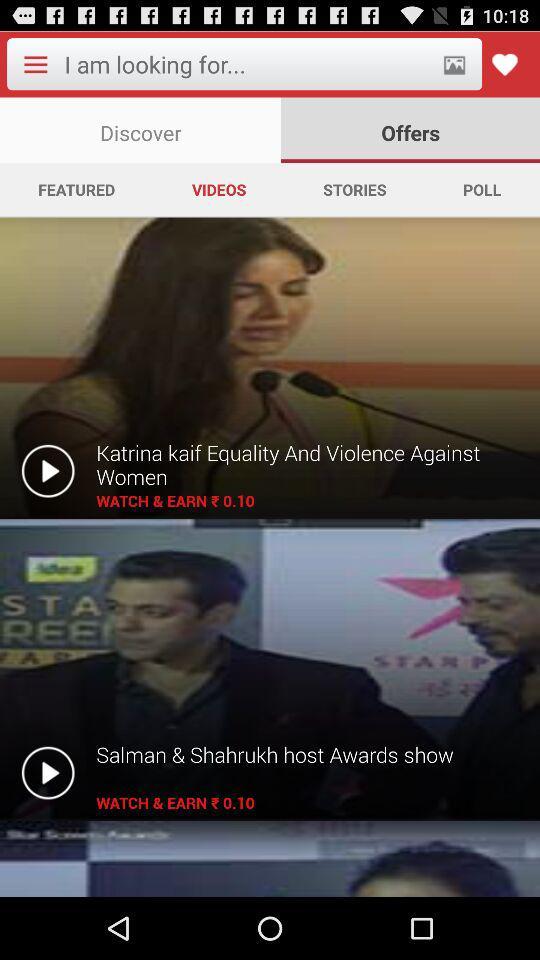  I want to click on the featured app, so click(75, 189).